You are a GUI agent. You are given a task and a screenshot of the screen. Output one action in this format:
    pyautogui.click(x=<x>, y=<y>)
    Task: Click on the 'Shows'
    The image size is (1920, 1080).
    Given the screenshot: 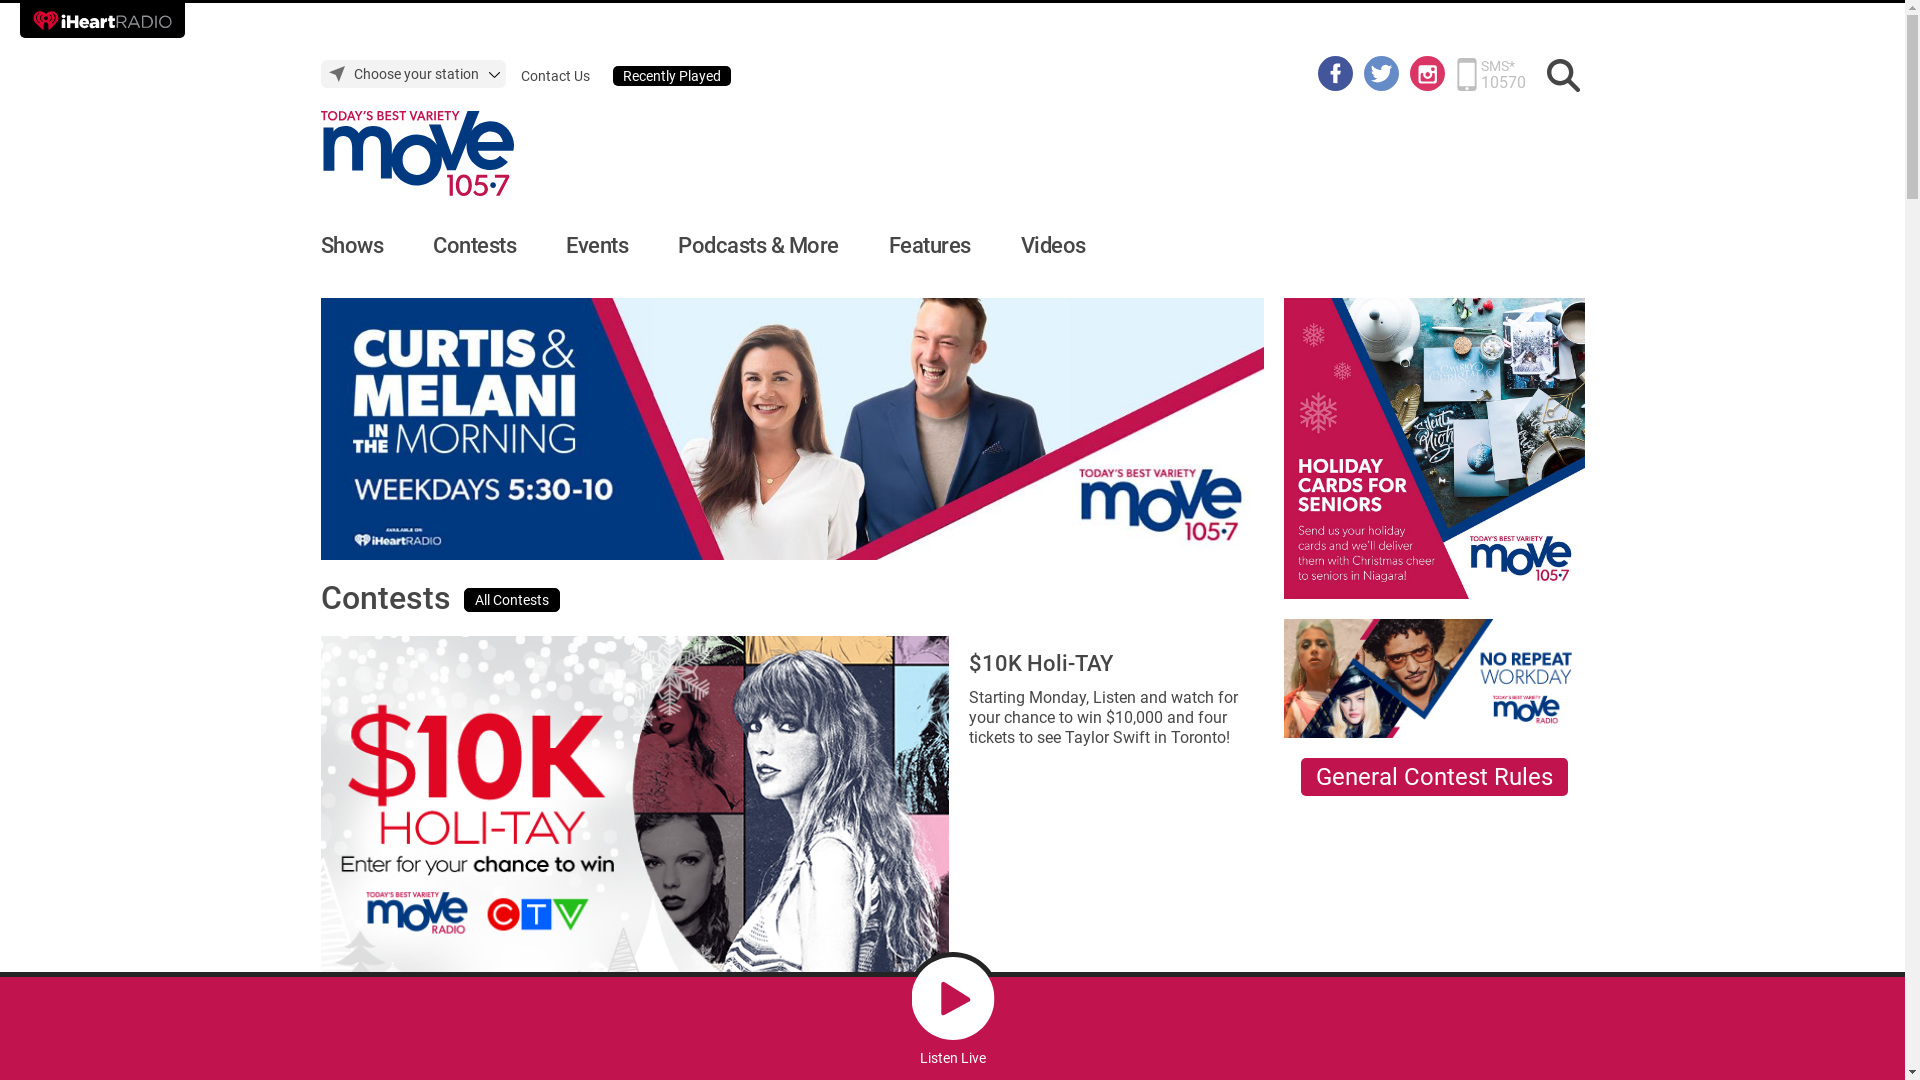 What is the action you would take?
    pyautogui.click(x=351, y=245)
    